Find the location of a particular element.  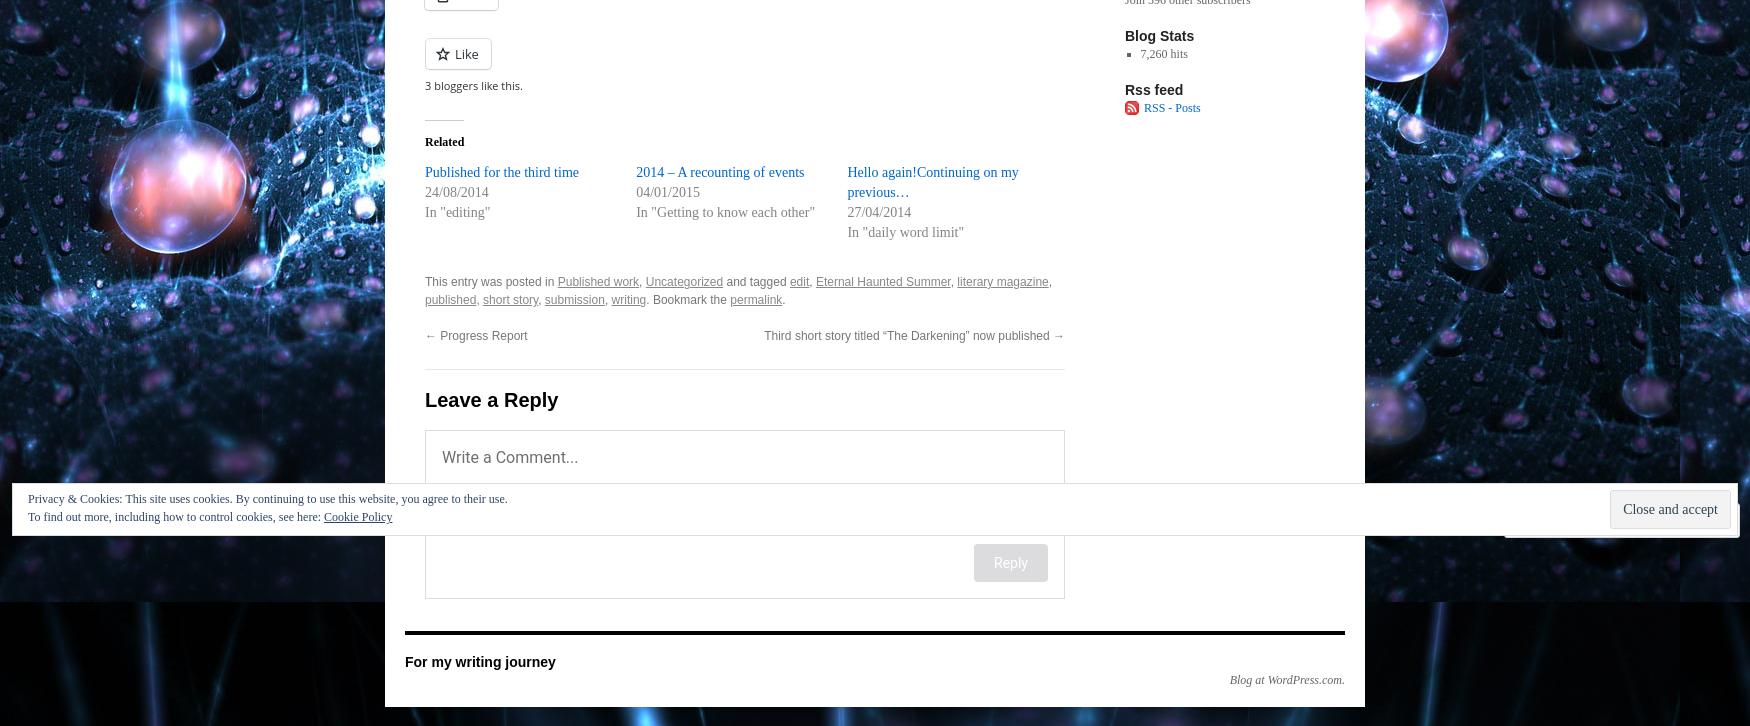

'and tagged' is located at coordinates (755, 280).